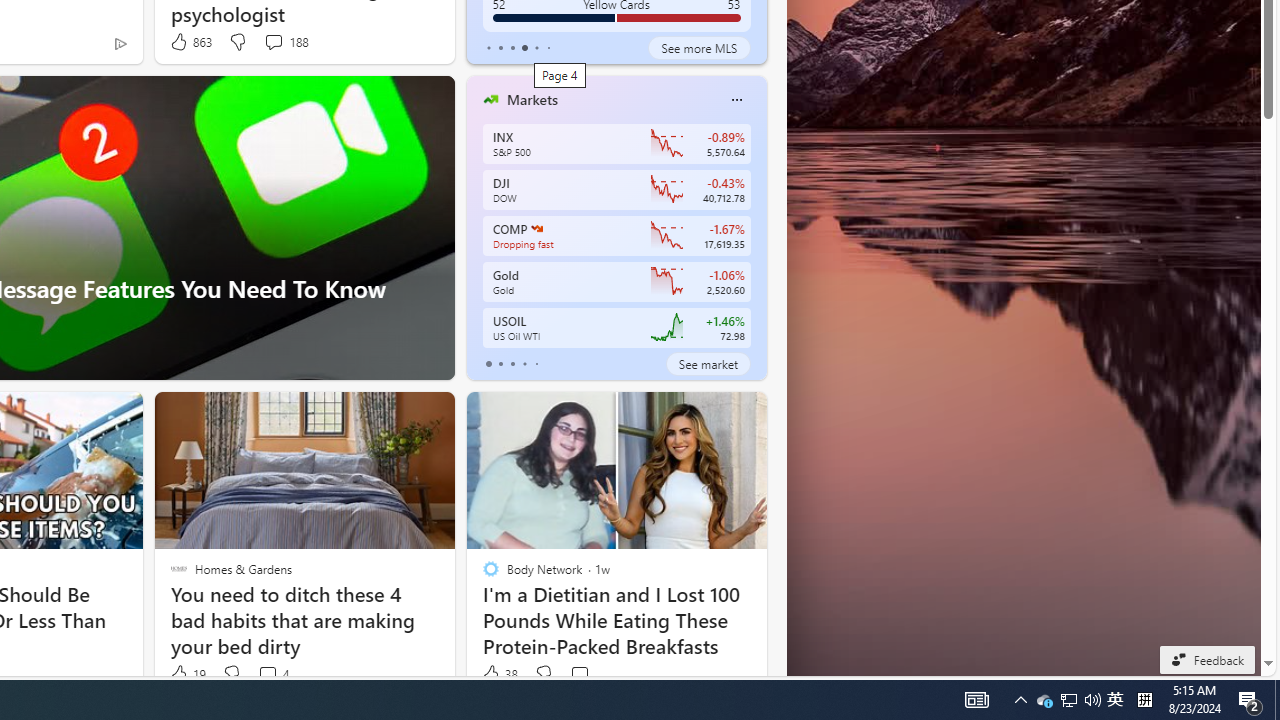 Image resolution: width=1280 pixels, height=720 pixels. What do you see at coordinates (488, 363) in the screenshot?
I see `'tab-0'` at bounding box center [488, 363].